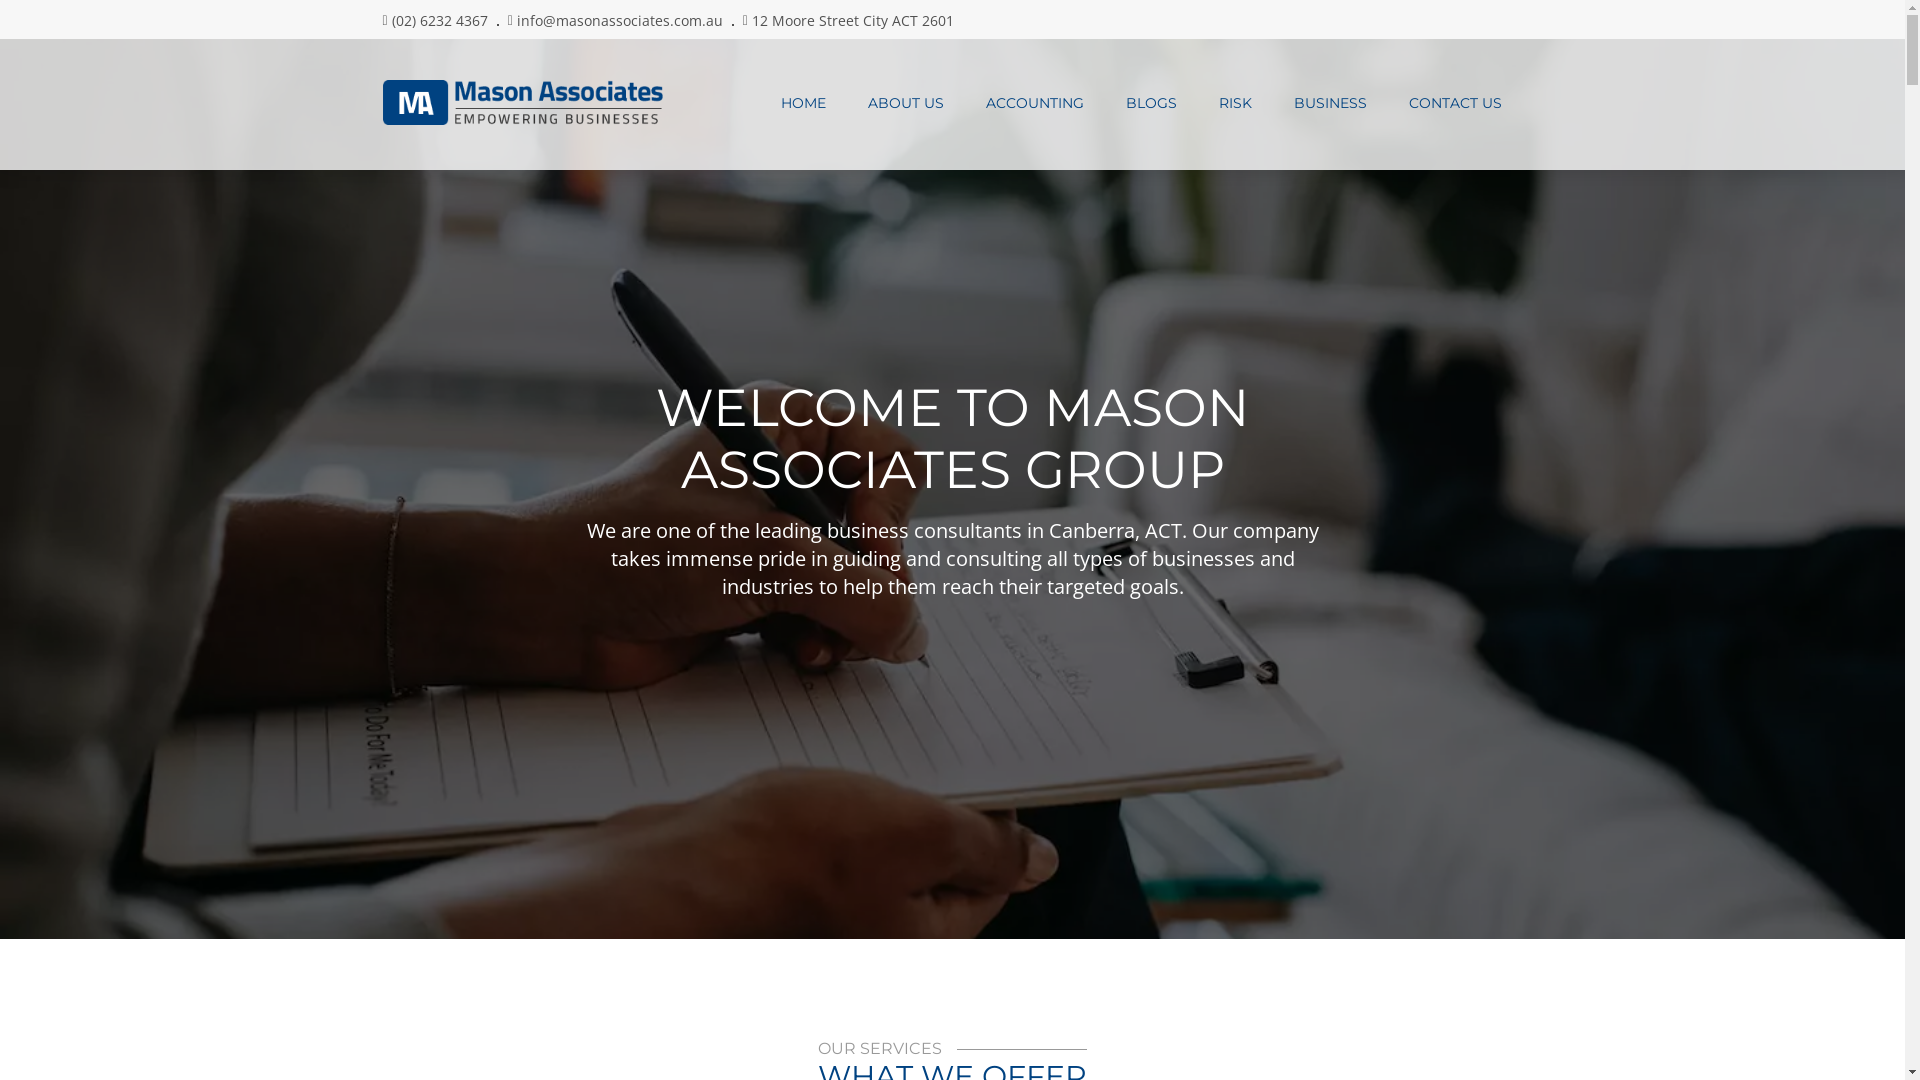  What do you see at coordinates (845, 103) in the screenshot?
I see `'ABOUT US'` at bounding box center [845, 103].